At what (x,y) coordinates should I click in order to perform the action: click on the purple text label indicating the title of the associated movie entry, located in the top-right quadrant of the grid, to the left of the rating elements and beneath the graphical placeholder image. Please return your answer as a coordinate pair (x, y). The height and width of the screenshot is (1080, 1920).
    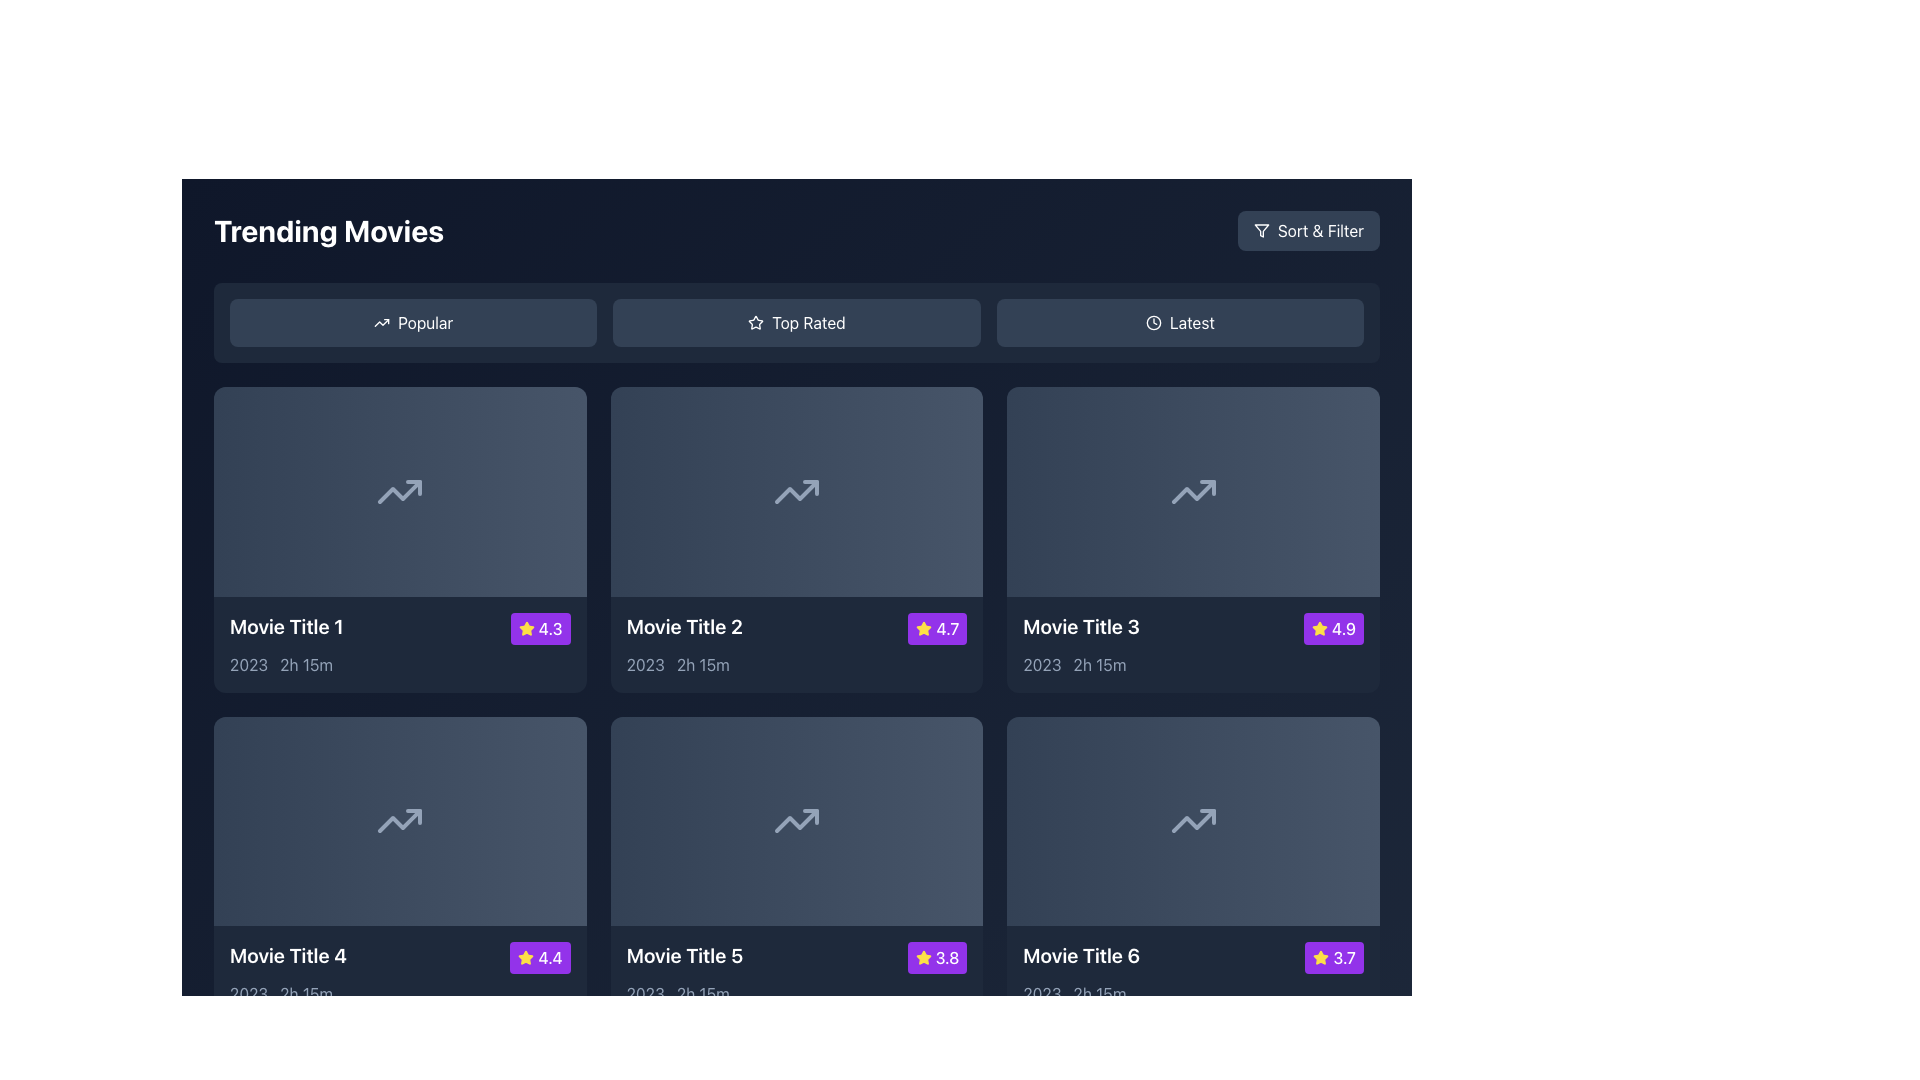
    Looking at the image, I should click on (1080, 625).